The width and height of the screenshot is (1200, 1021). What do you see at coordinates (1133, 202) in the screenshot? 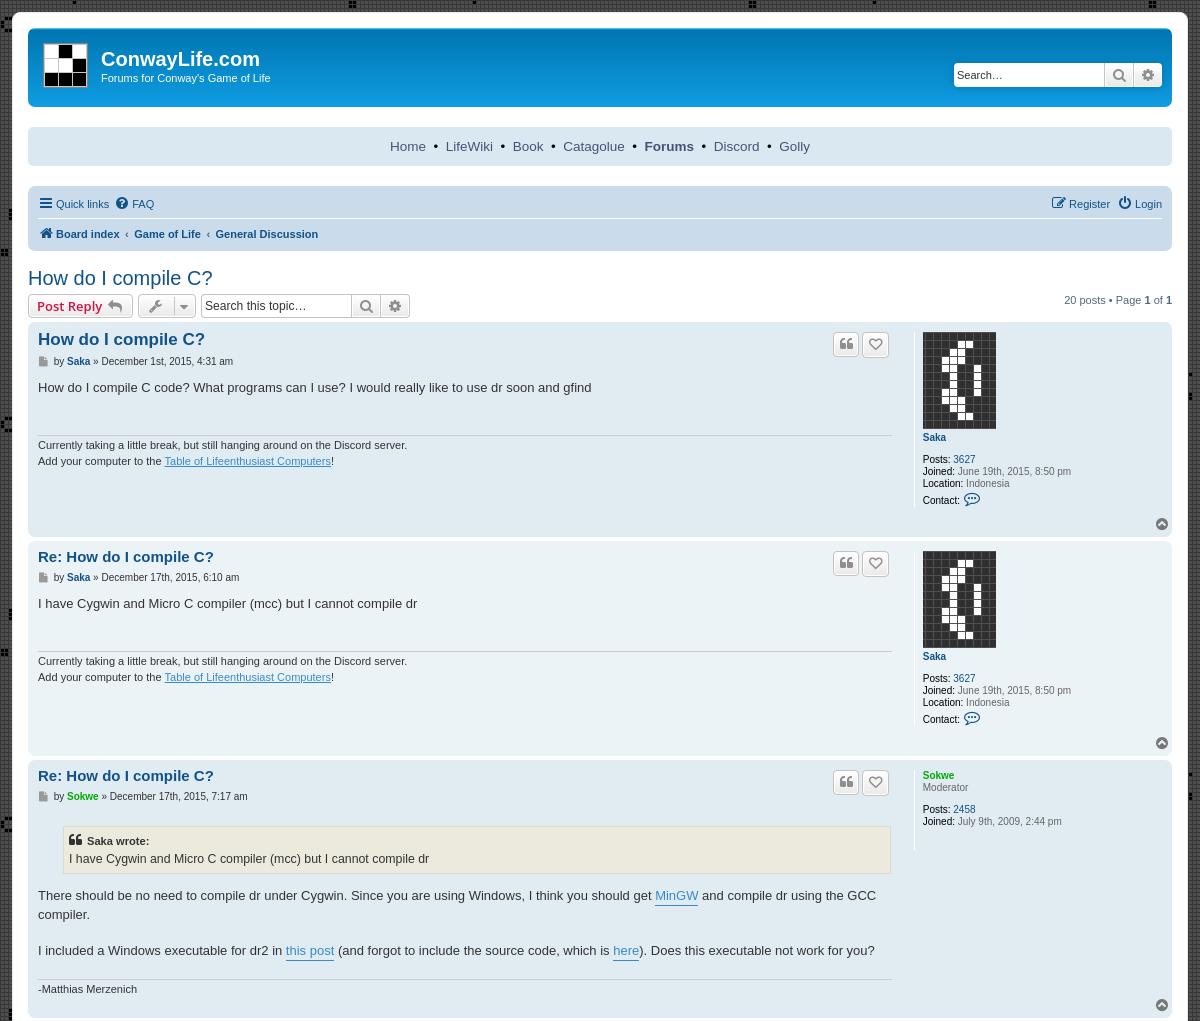
I see `'Login'` at bounding box center [1133, 202].